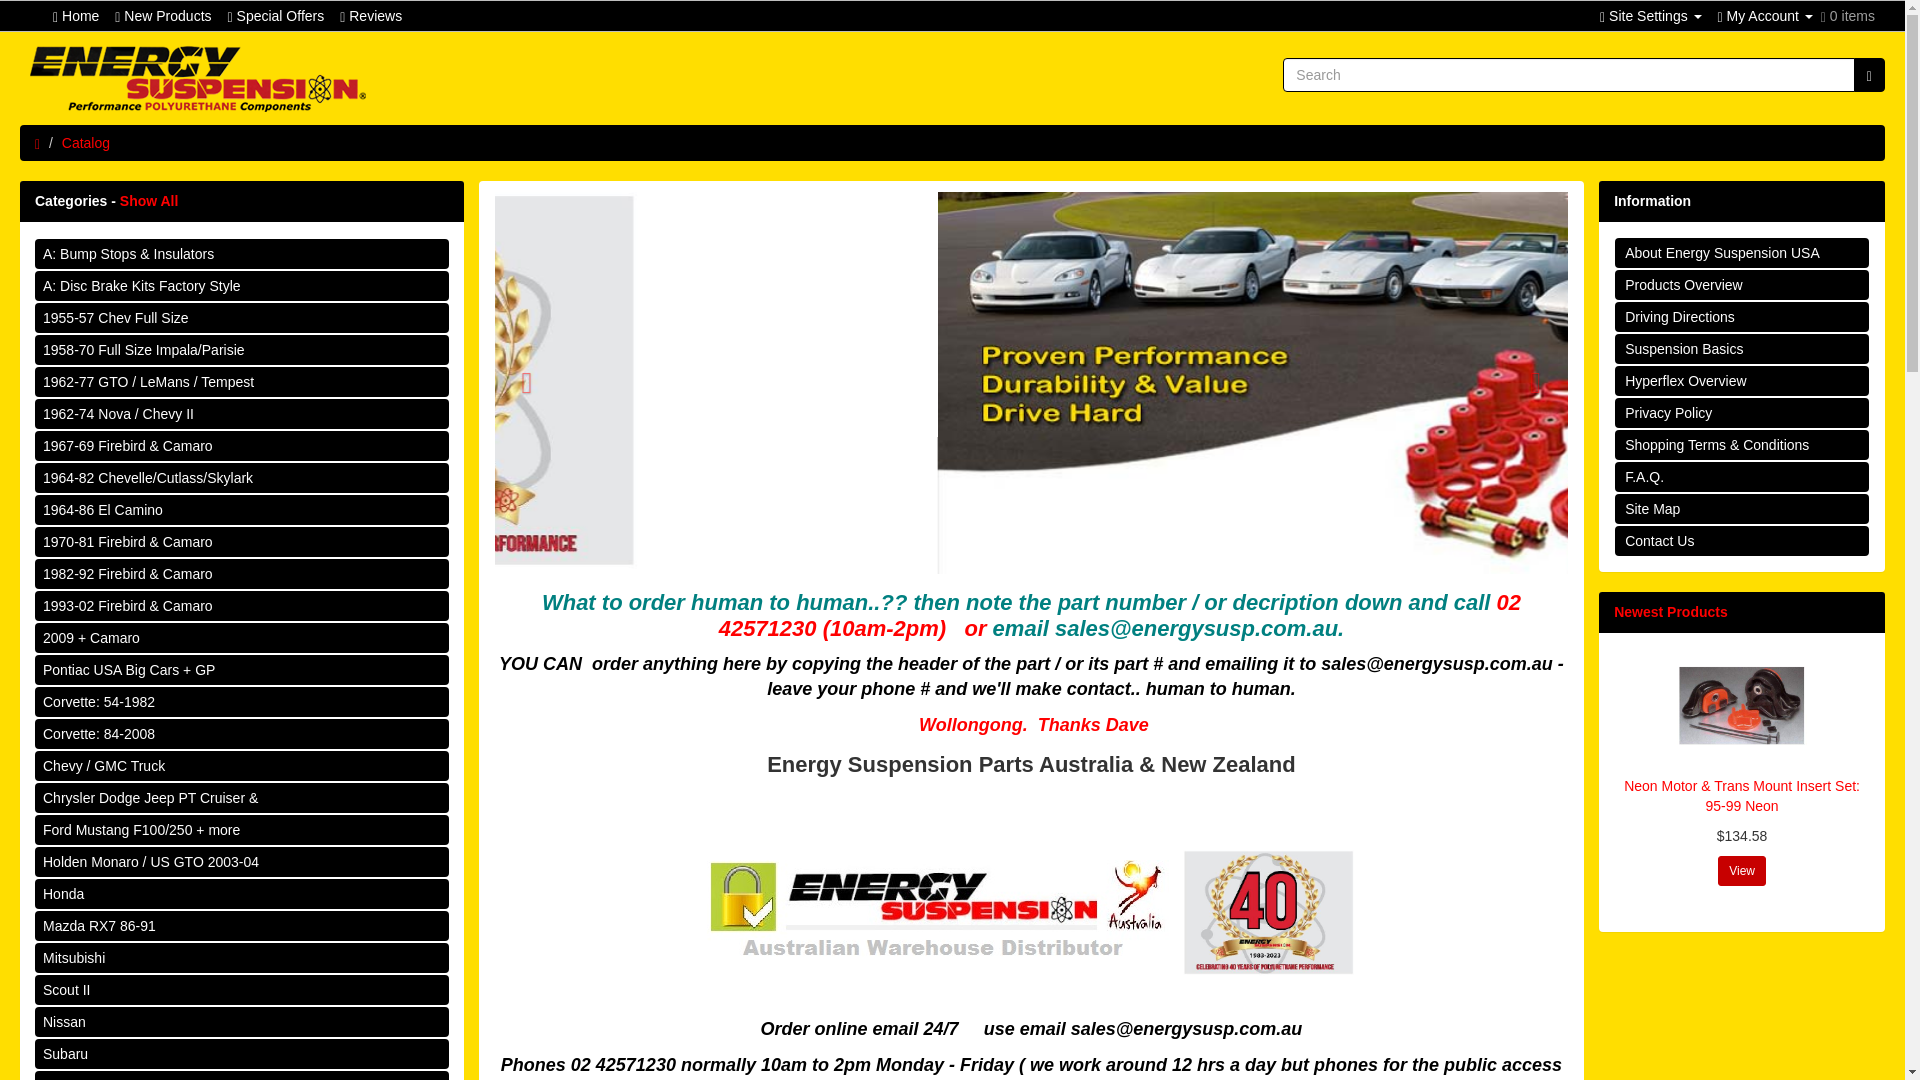  What do you see at coordinates (85, 141) in the screenshot?
I see `'Catalog'` at bounding box center [85, 141].